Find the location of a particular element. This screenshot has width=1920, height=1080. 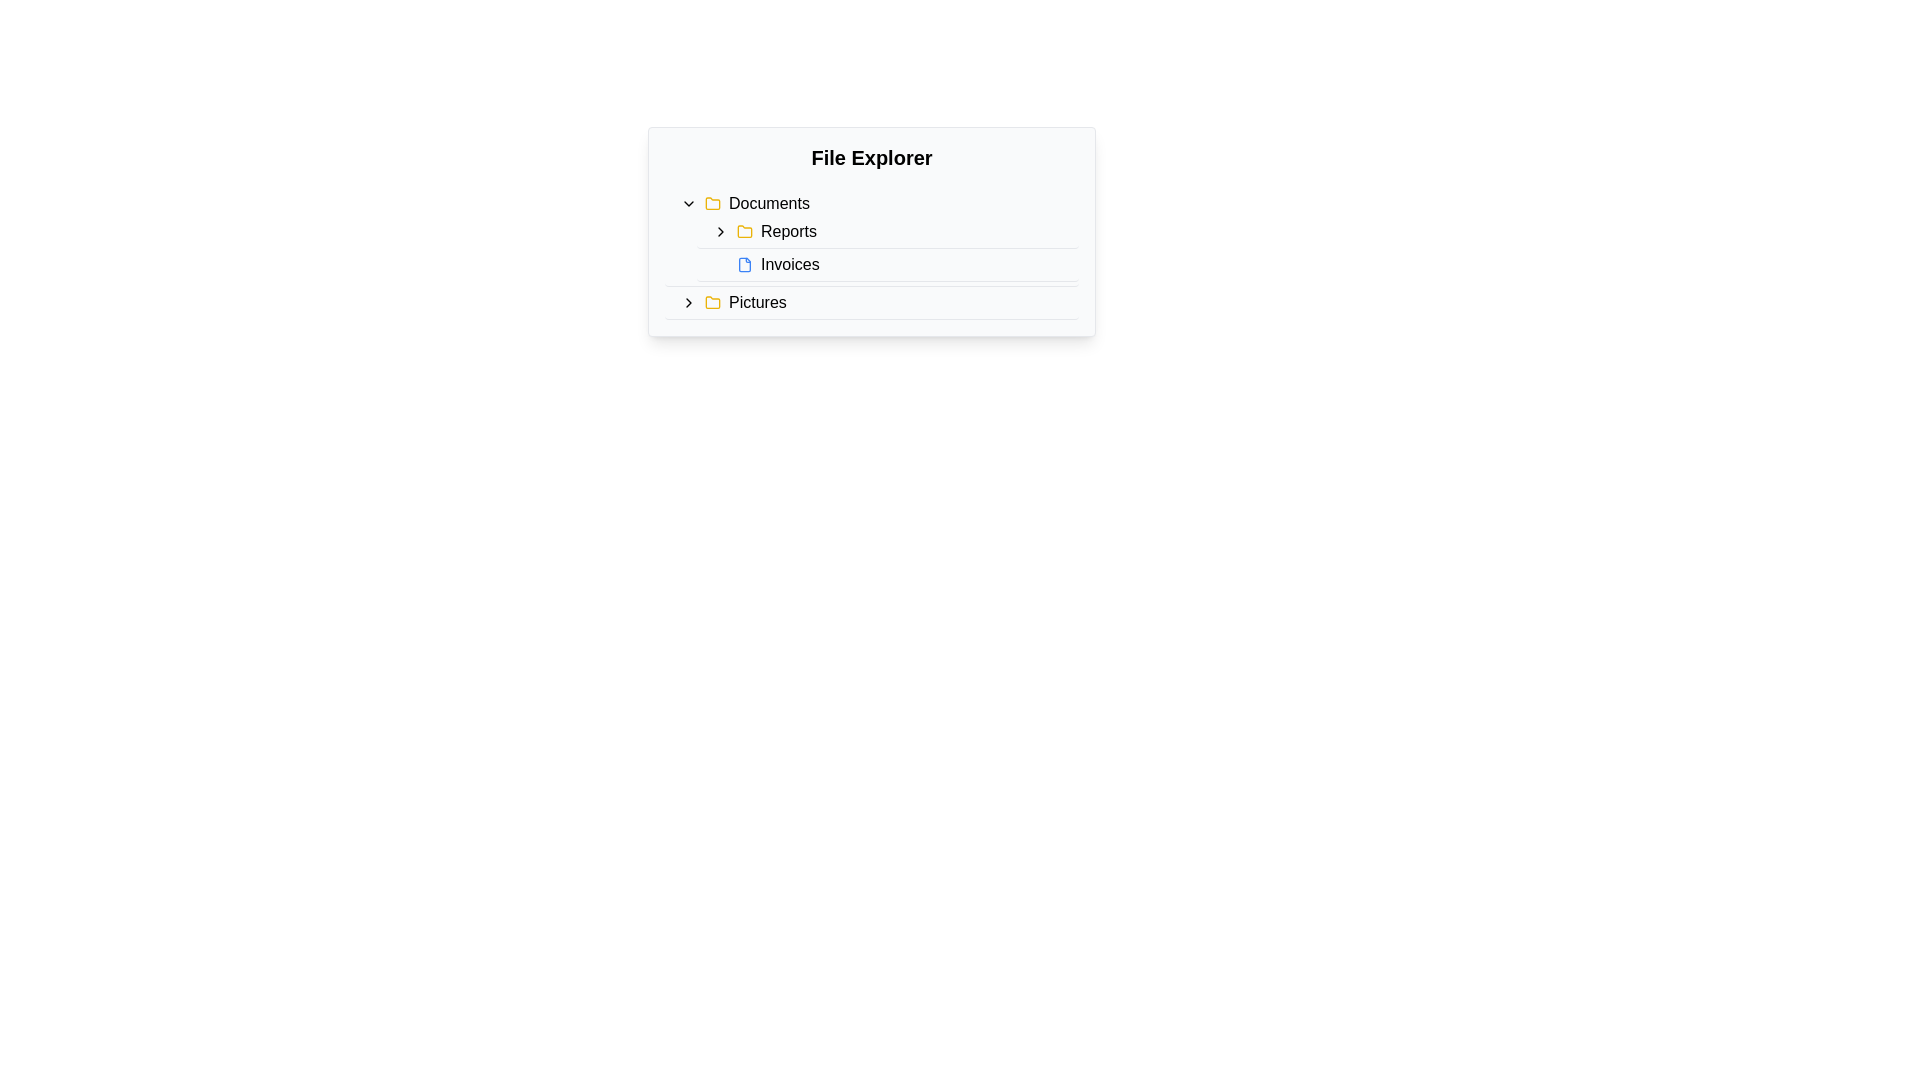

the folder icon located next to the 'Documents' label in the file explorer interface is located at coordinates (713, 203).